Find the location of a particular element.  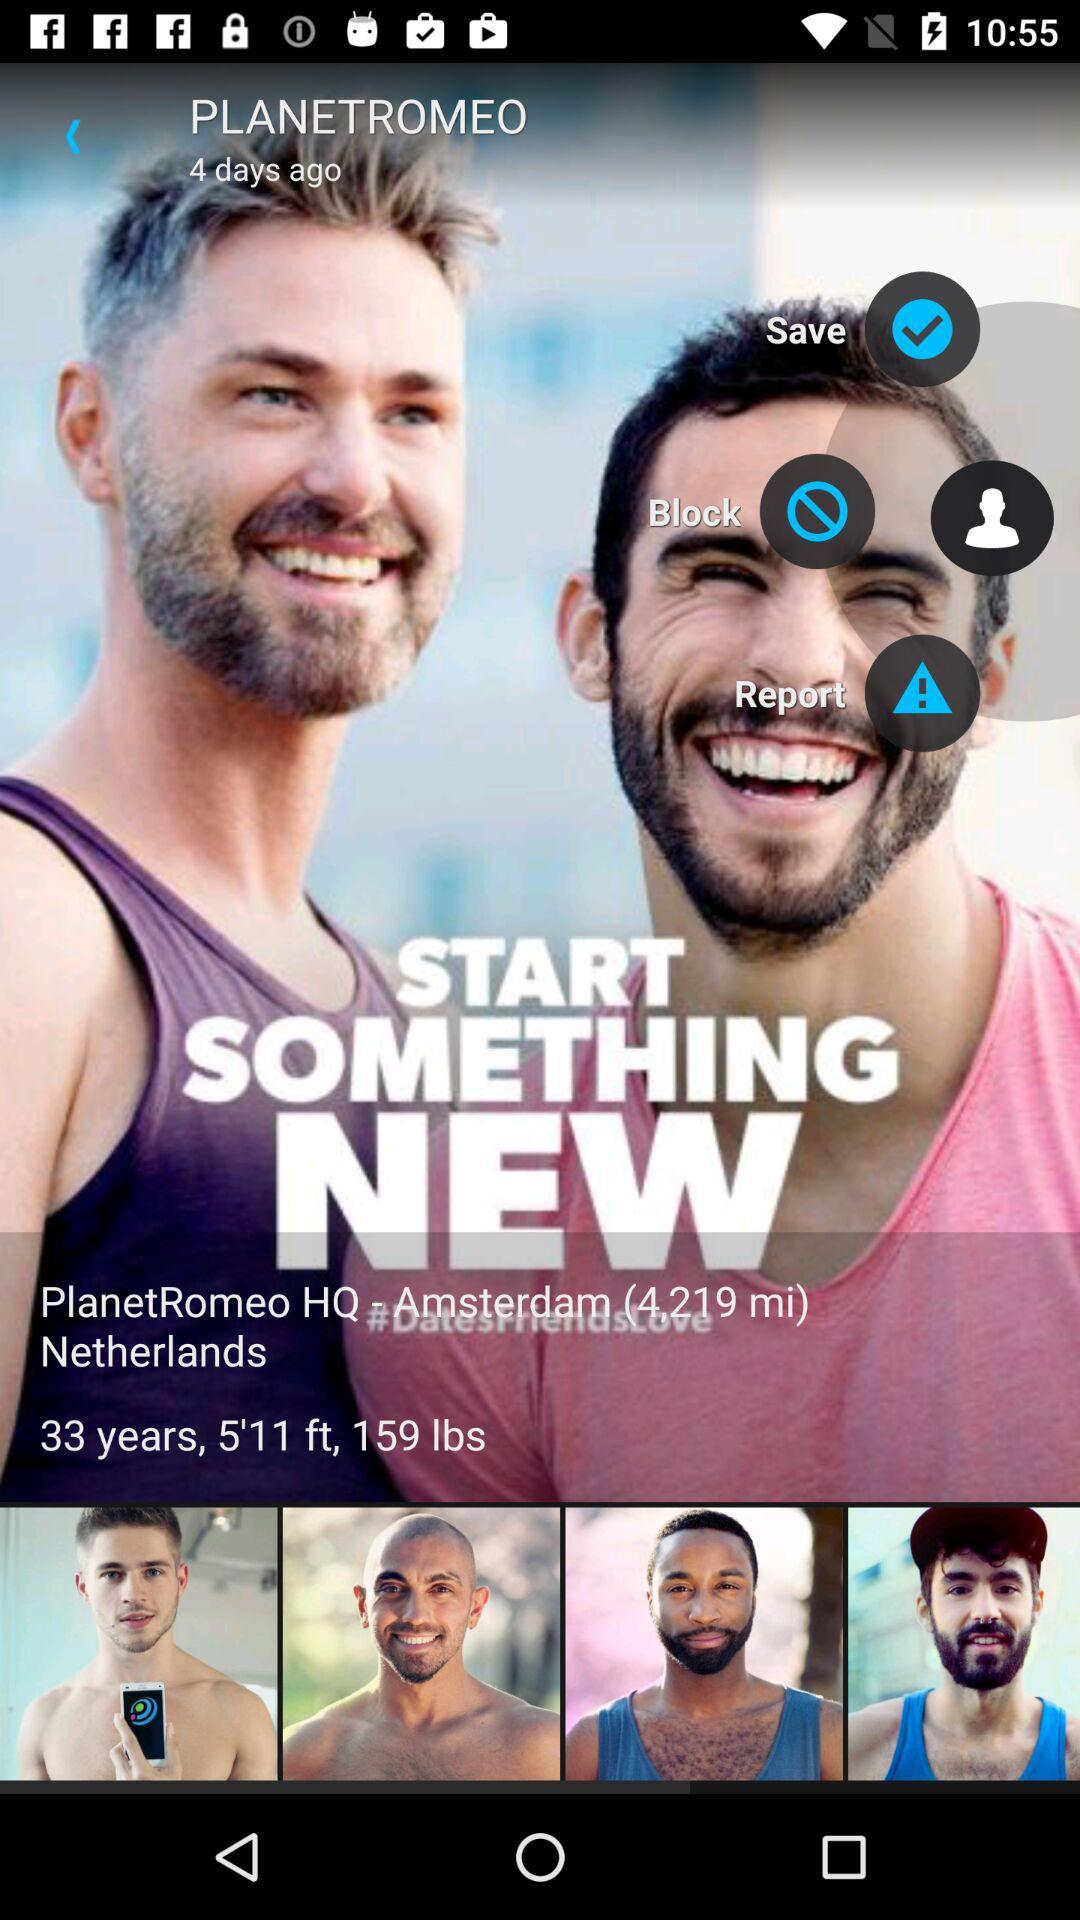

the icon to the left of planetromeo icon is located at coordinates (72, 135).